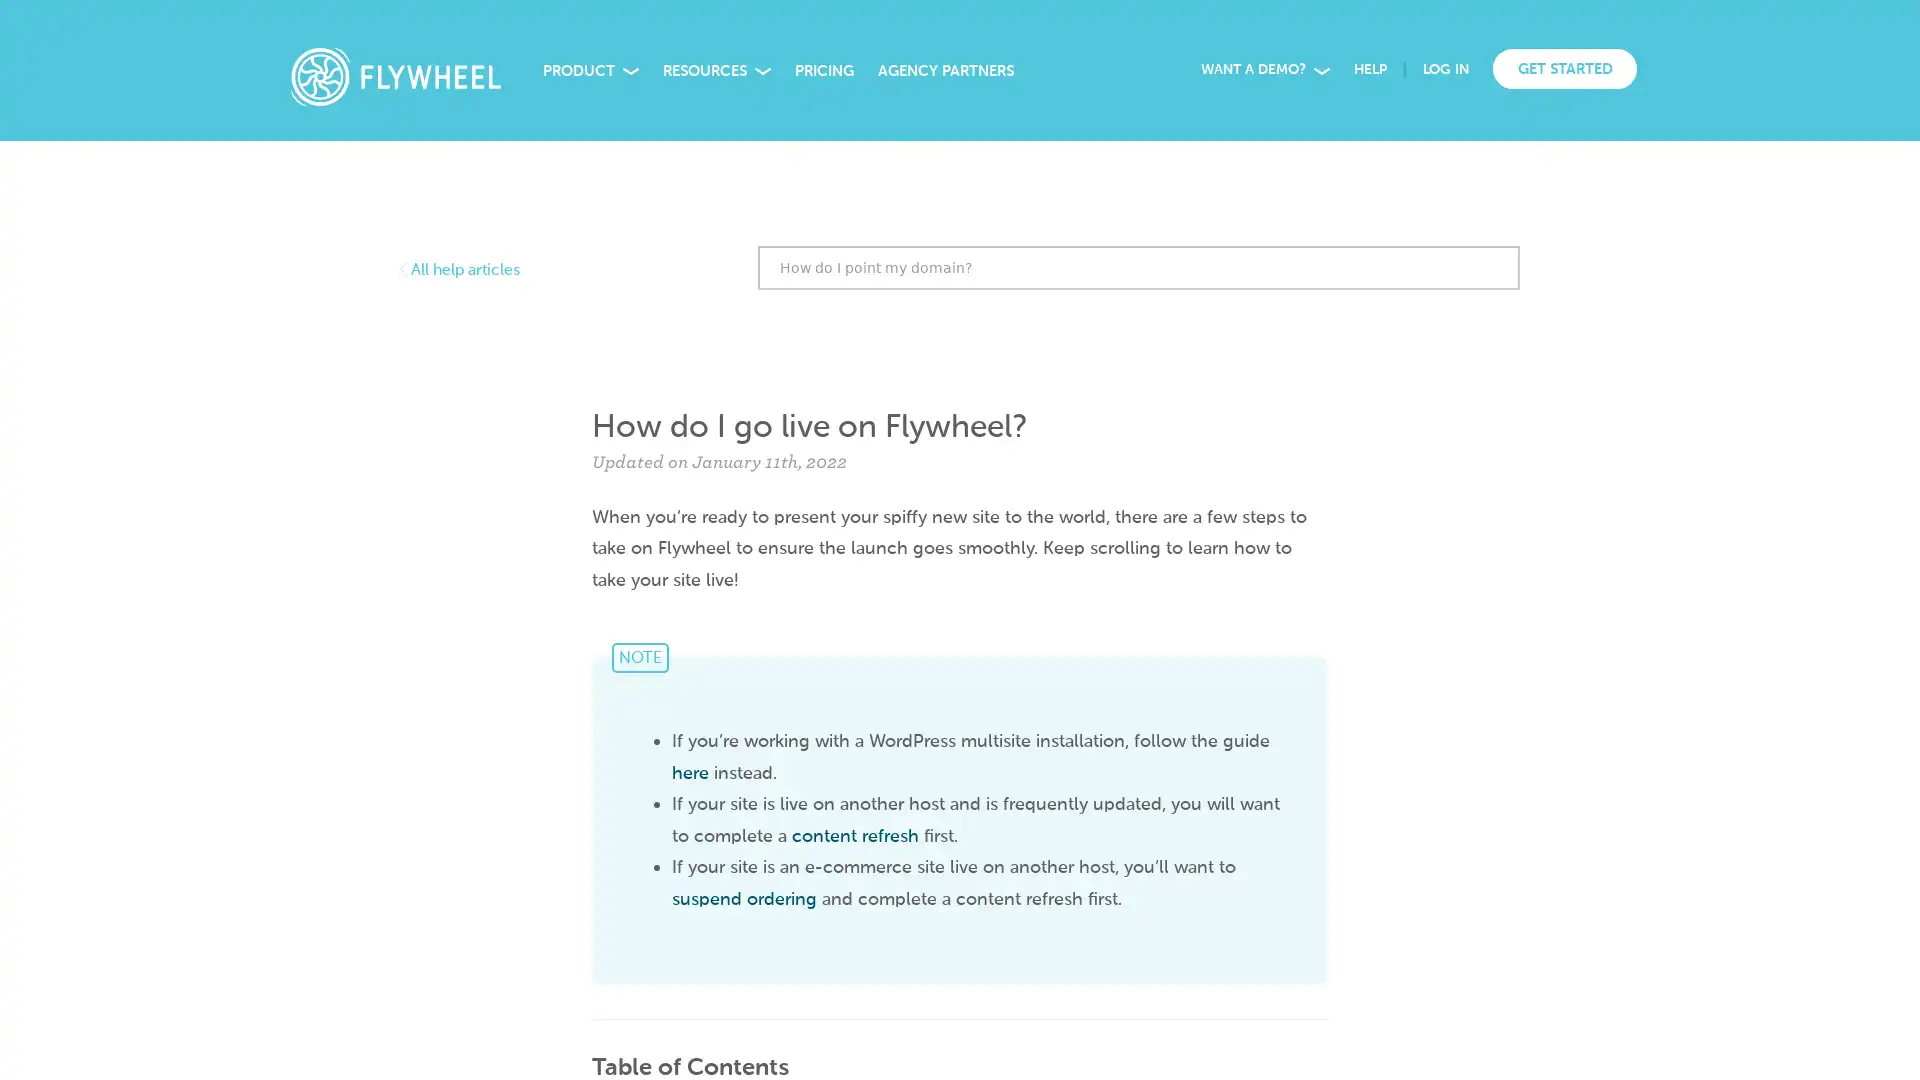 The width and height of the screenshot is (1920, 1080). I want to click on Close, so click(1890, 25).